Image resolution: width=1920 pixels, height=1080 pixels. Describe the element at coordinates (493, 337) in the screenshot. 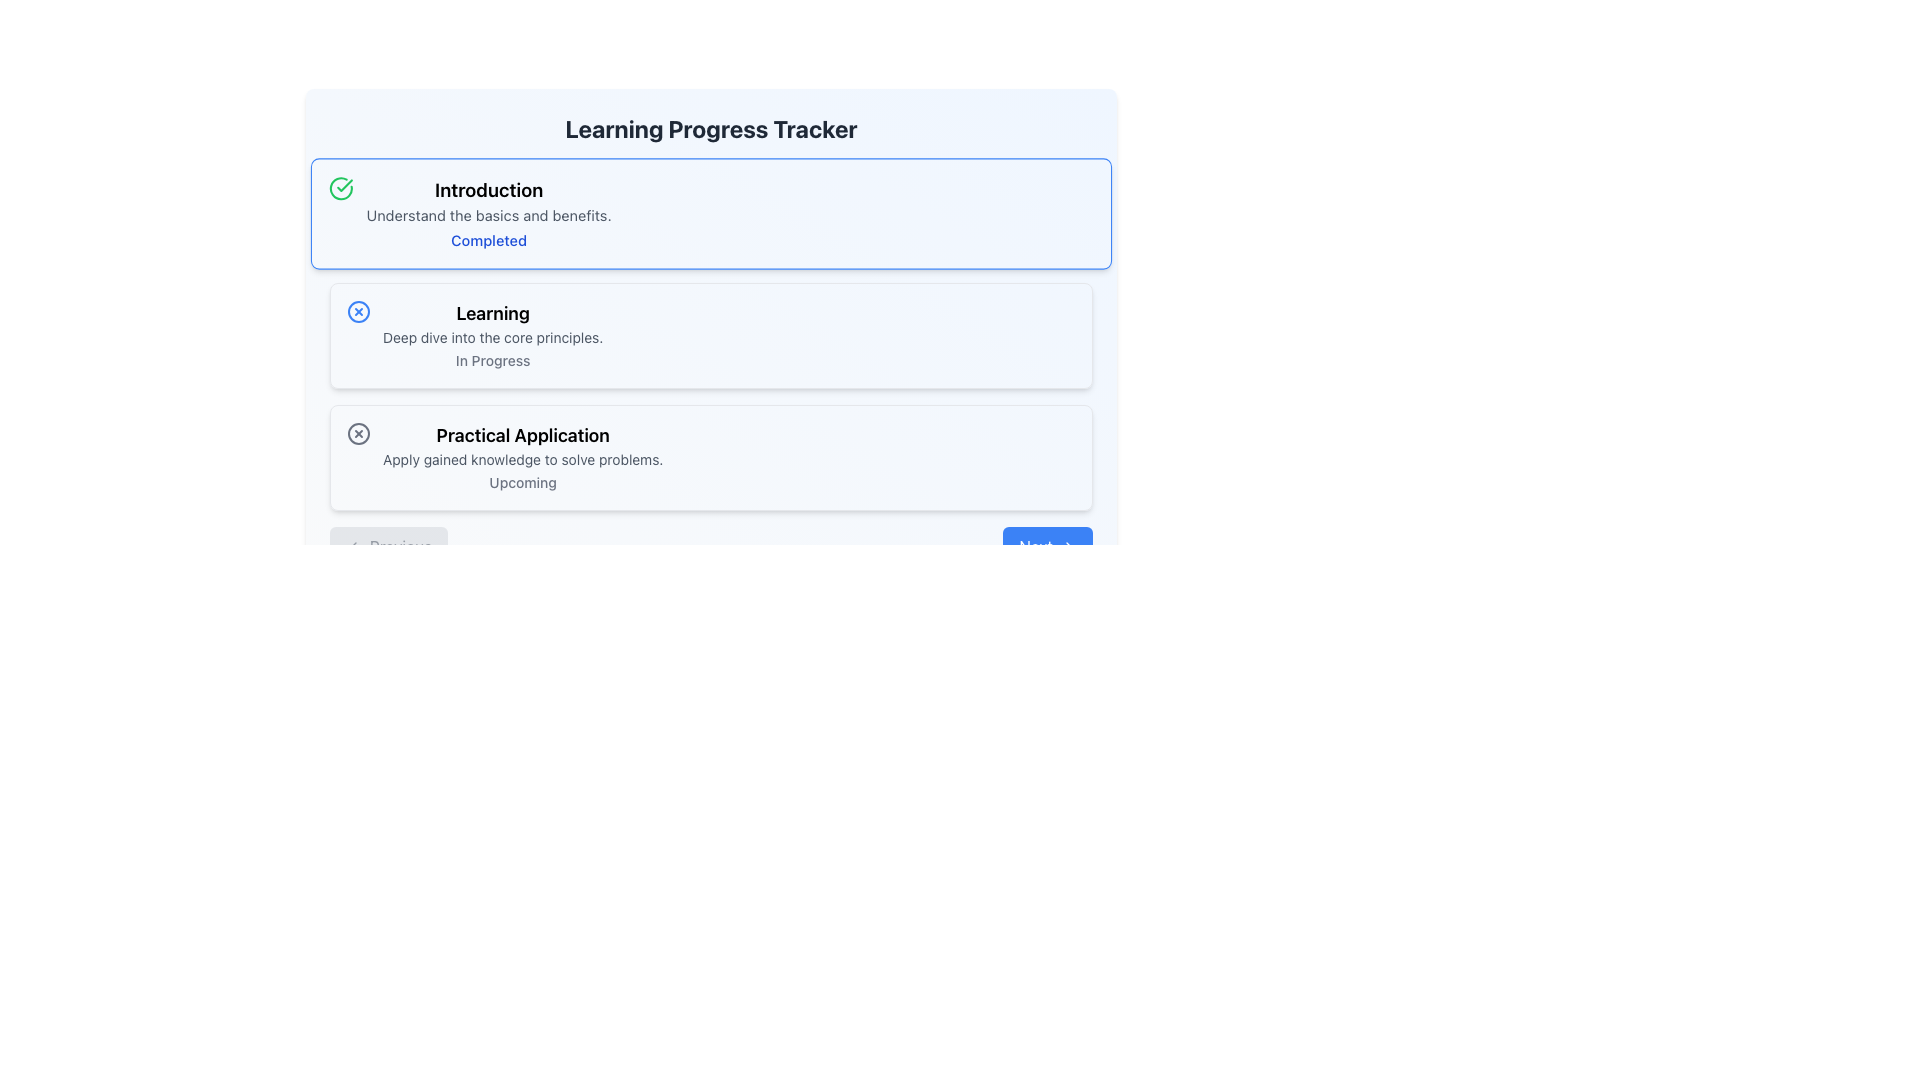

I see `the text label that reads 'Deep dive into the core principles.' which is styled with a small font size and gray color, positioned below 'Learning' and above 'In Progress'` at that location.